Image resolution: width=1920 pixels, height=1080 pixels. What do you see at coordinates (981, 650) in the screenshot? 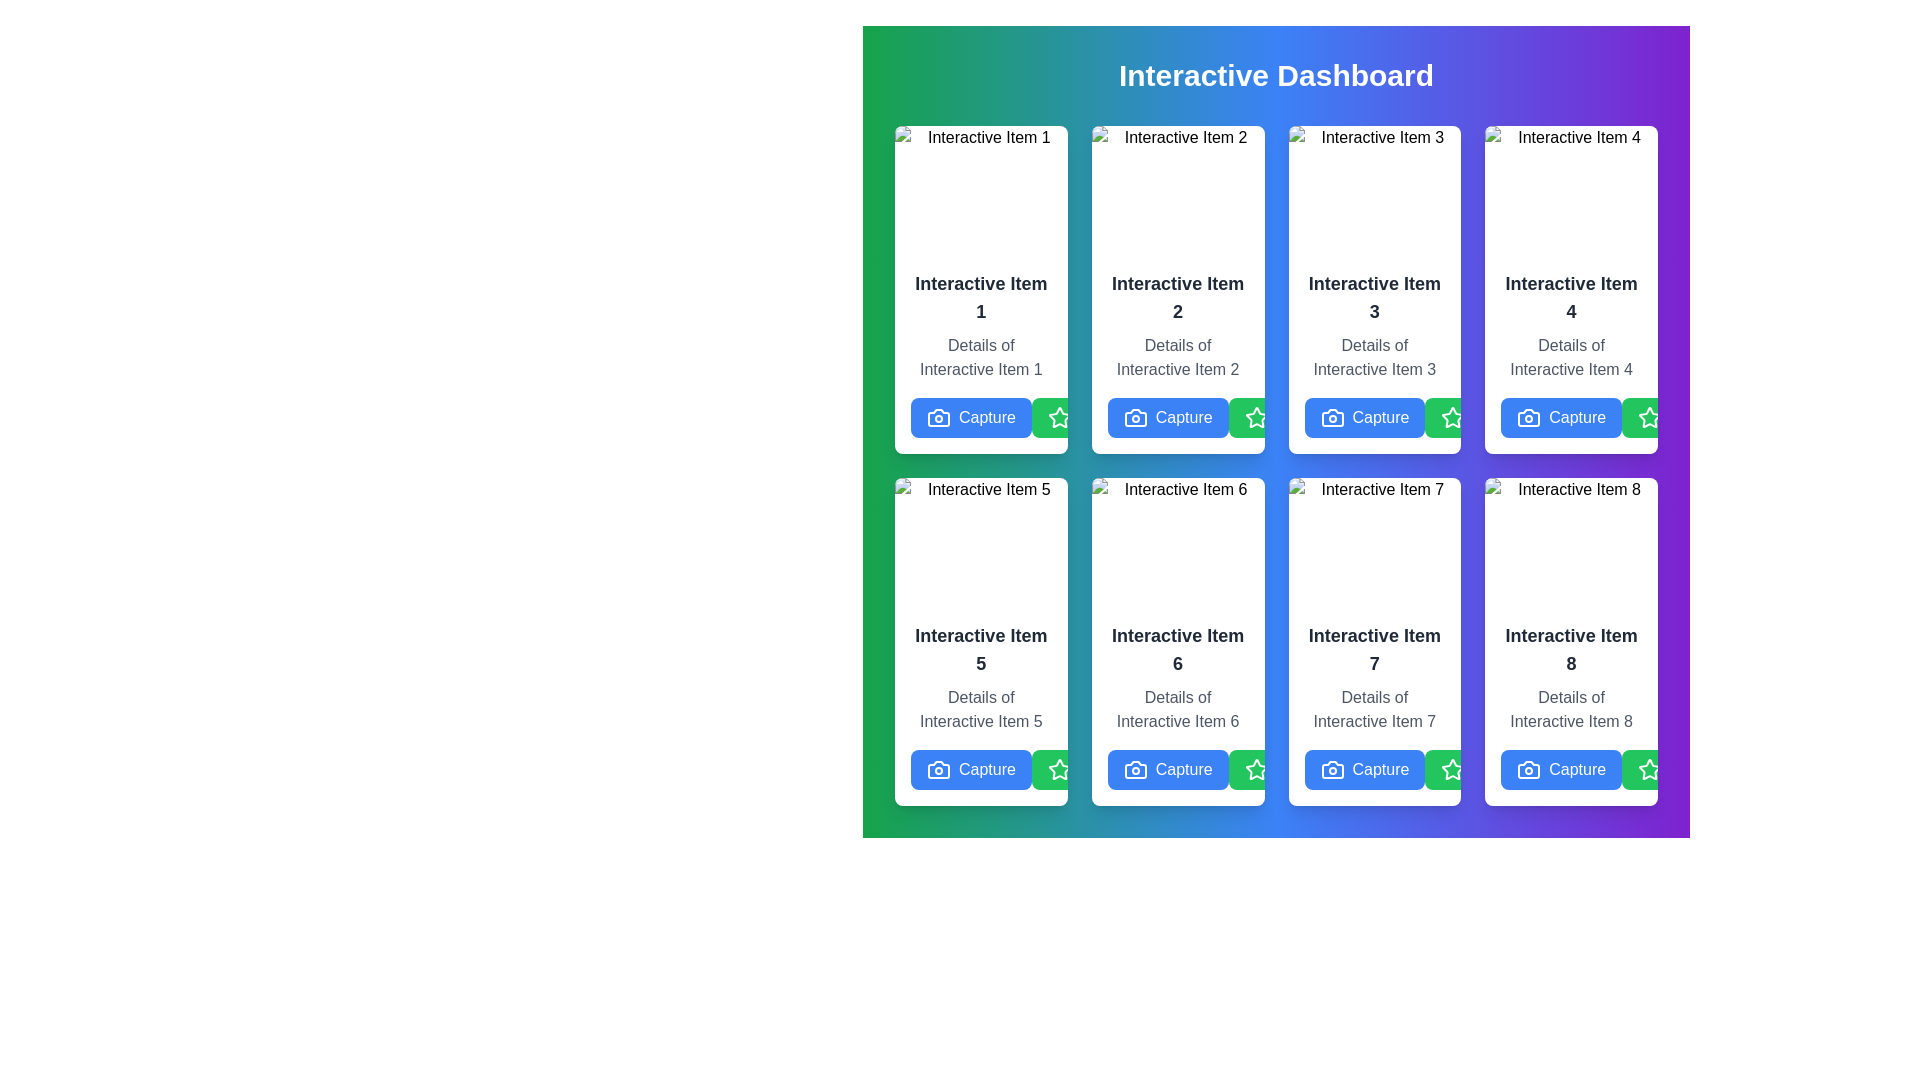
I see `the text label 'Interactive Item 5', which is a prominently displayed header in a larger bold dark gray font within the middle section of its containing card` at bounding box center [981, 650].